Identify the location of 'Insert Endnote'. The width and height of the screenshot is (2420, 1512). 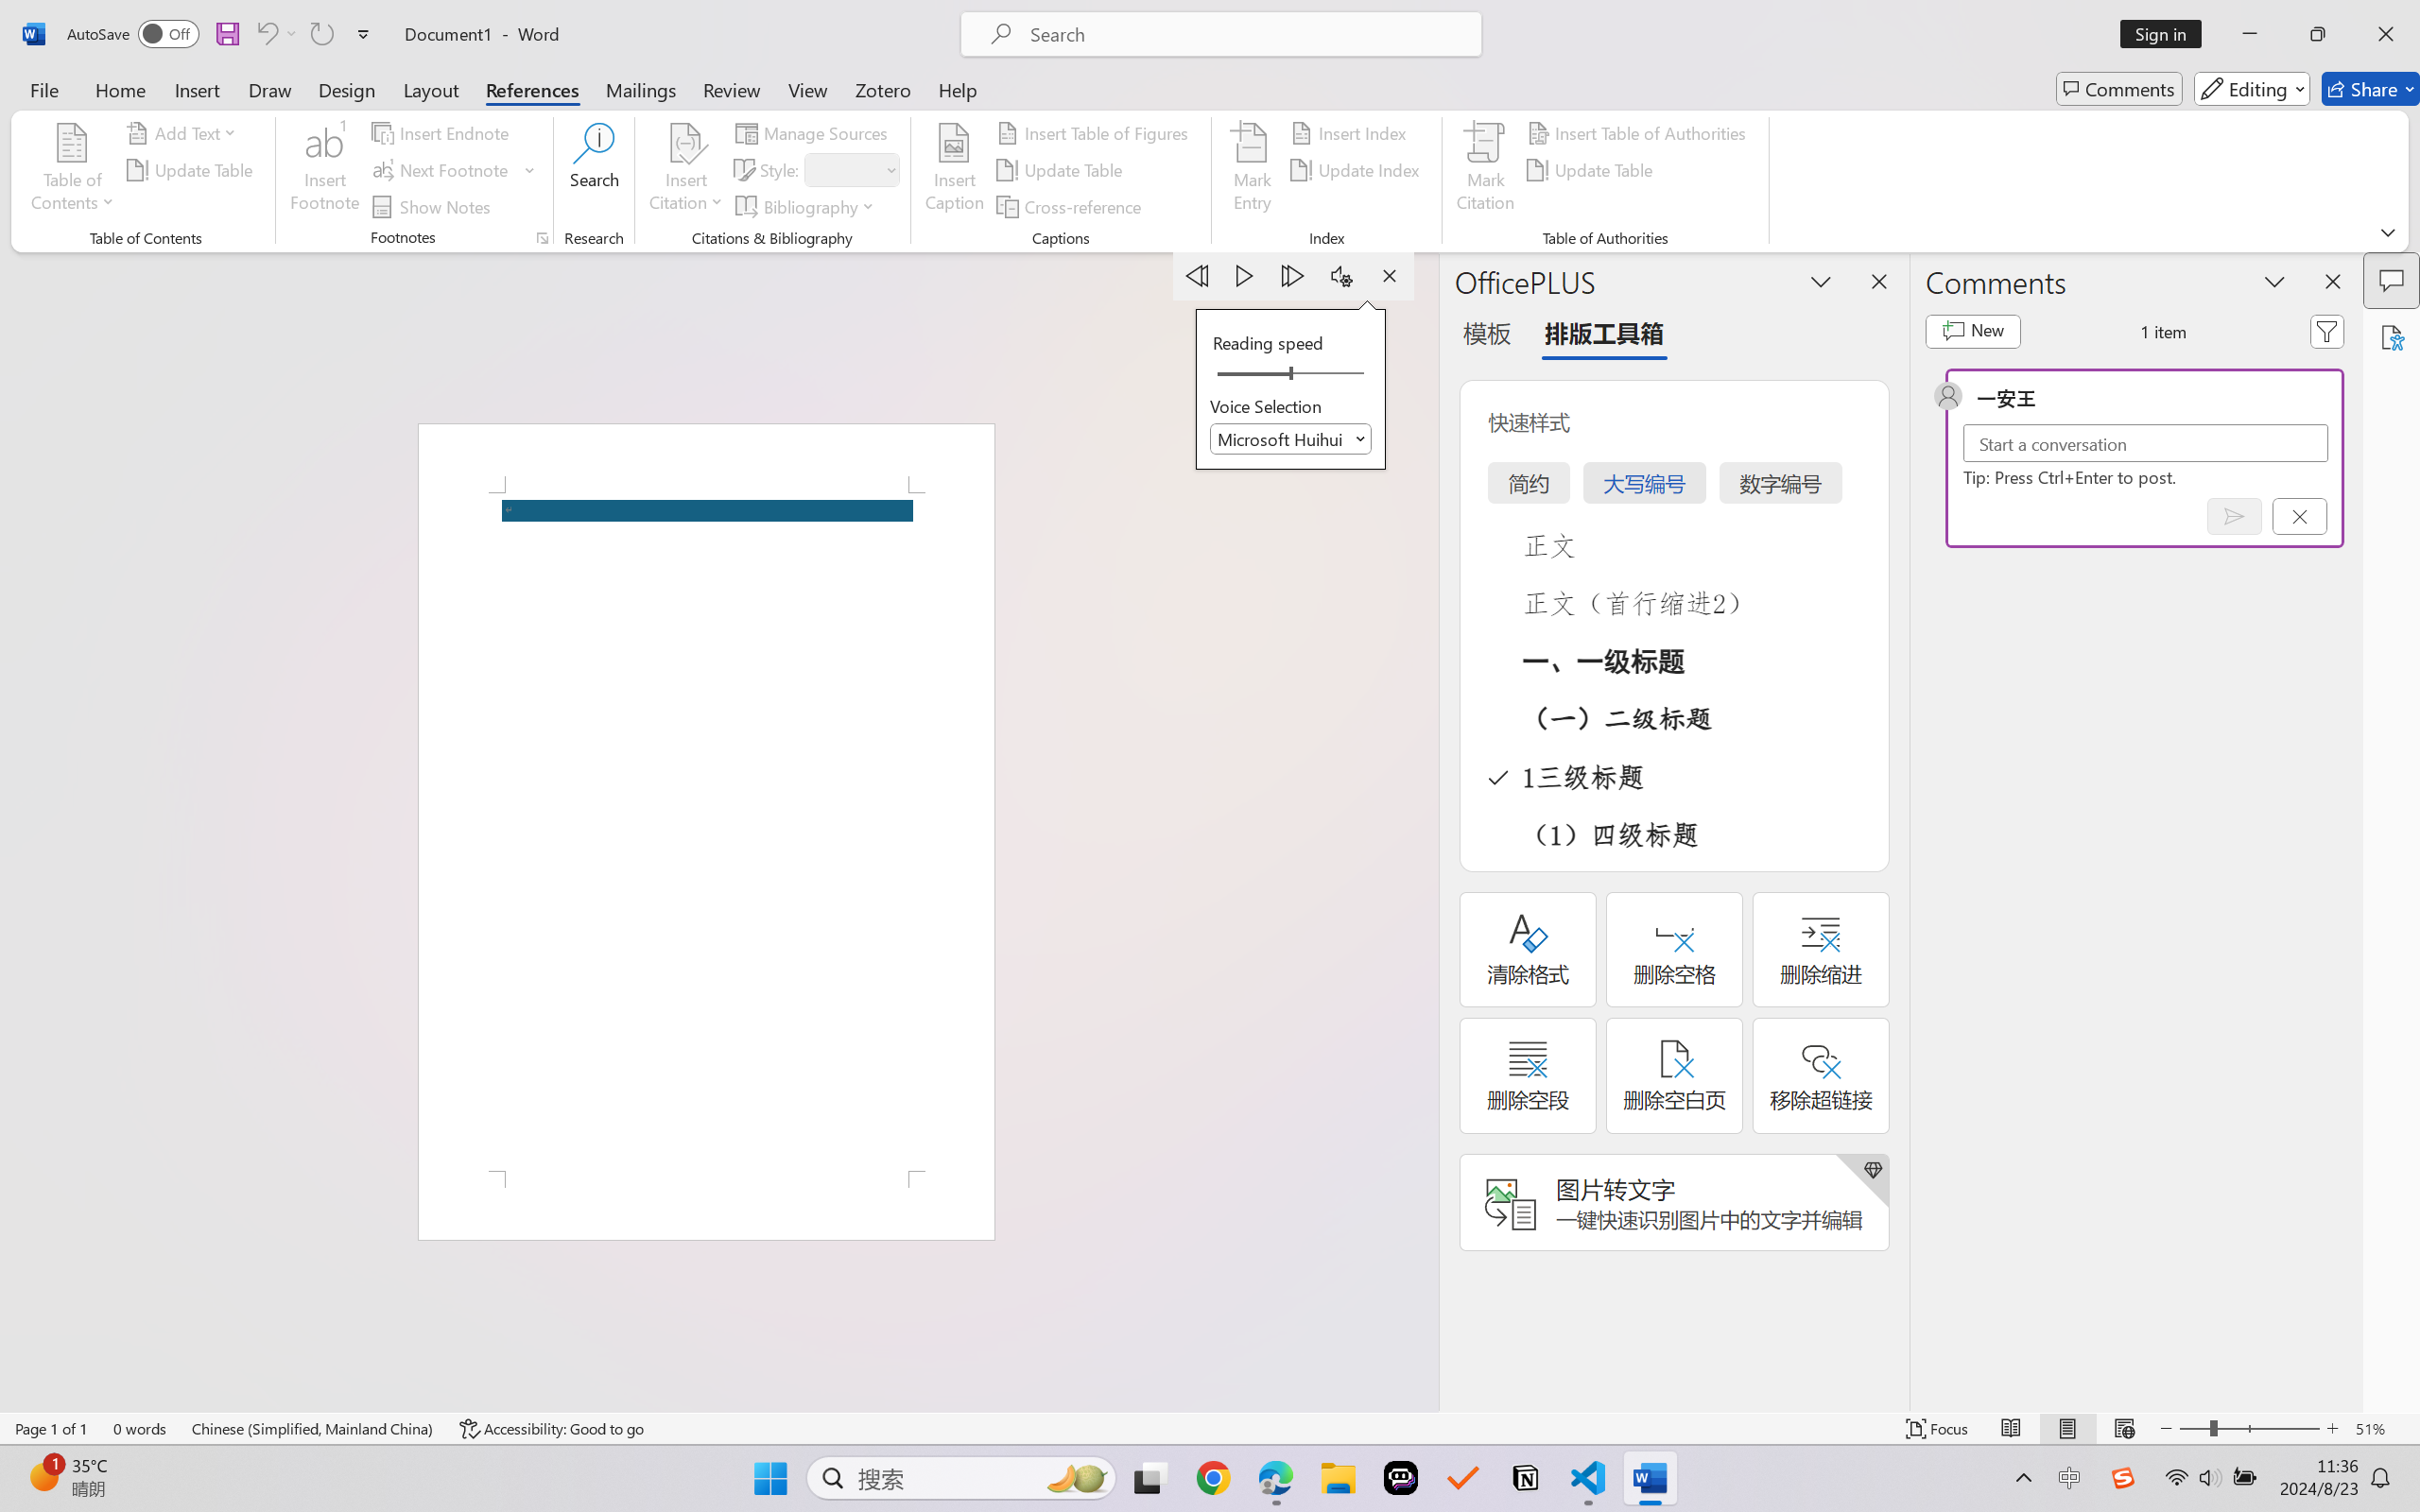
(441, 131).